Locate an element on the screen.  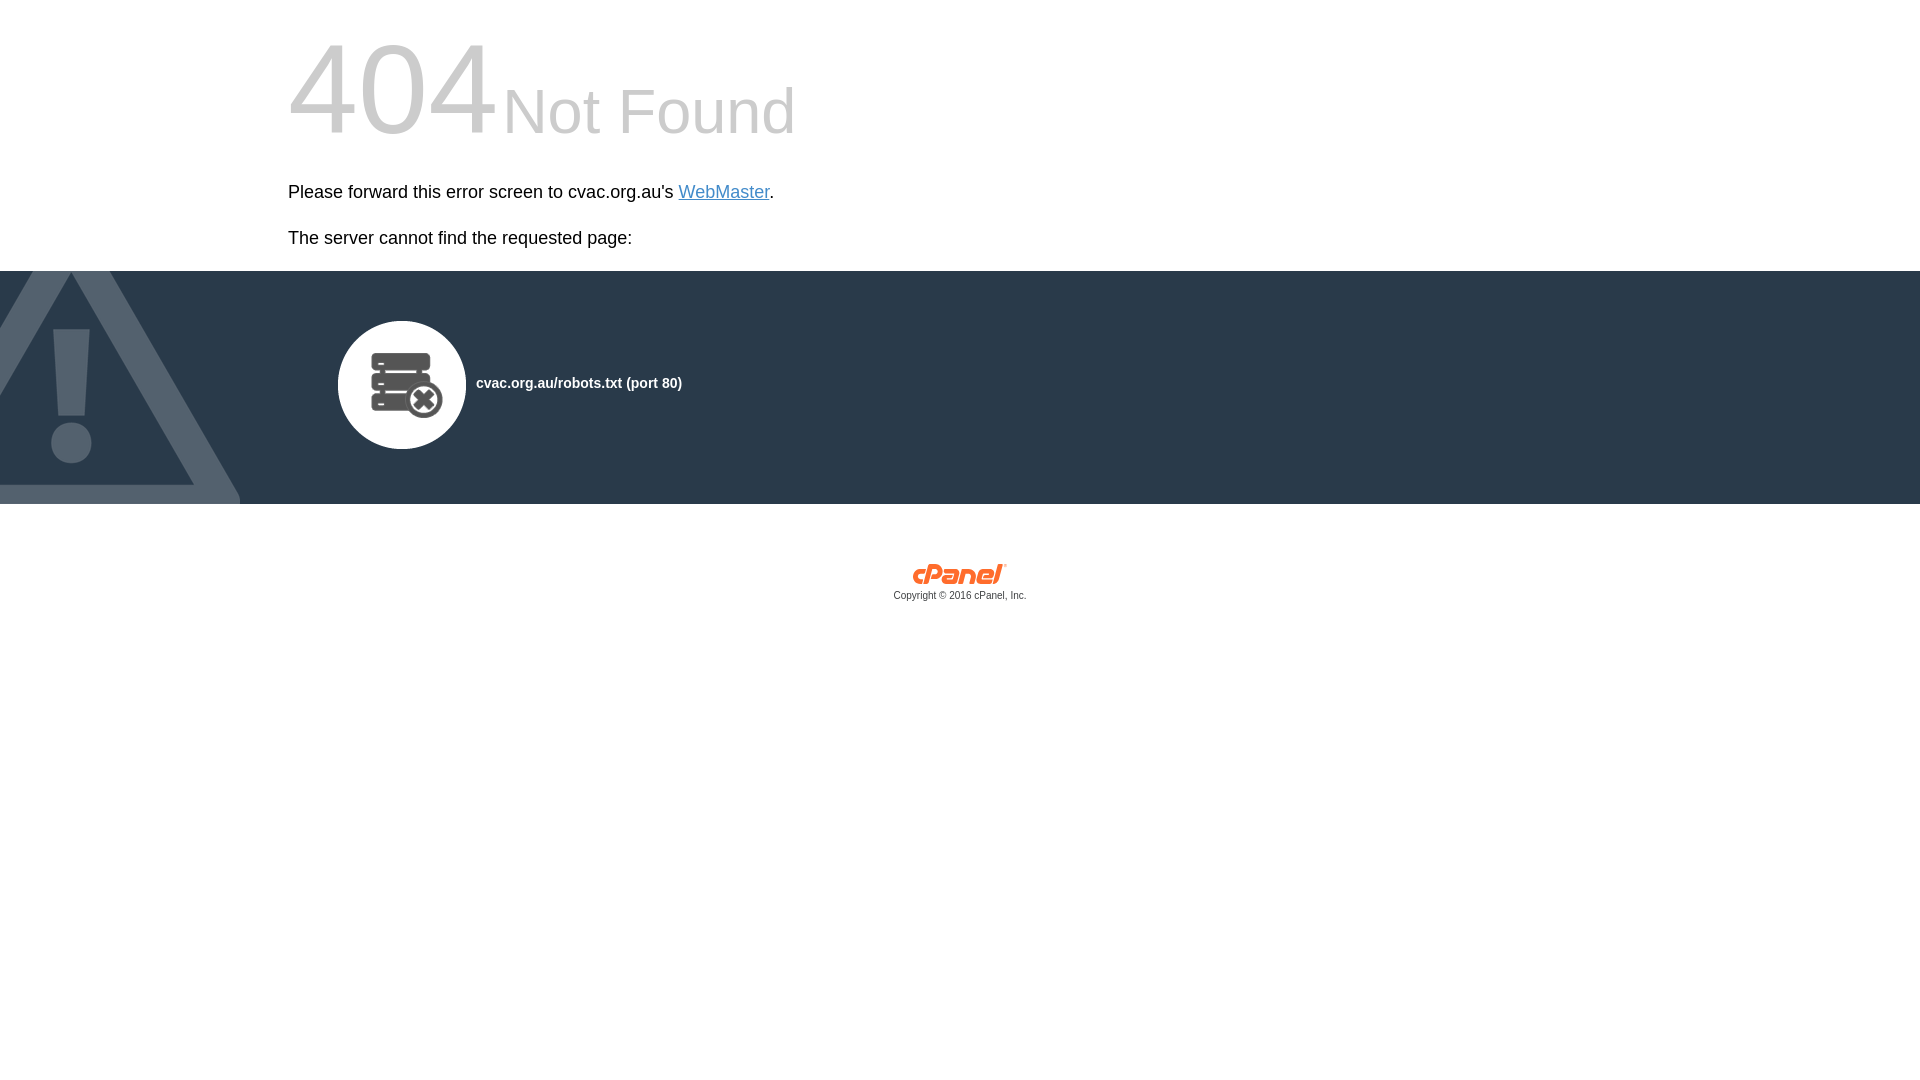
'WebMaster' is located at coordinates (678, 192).